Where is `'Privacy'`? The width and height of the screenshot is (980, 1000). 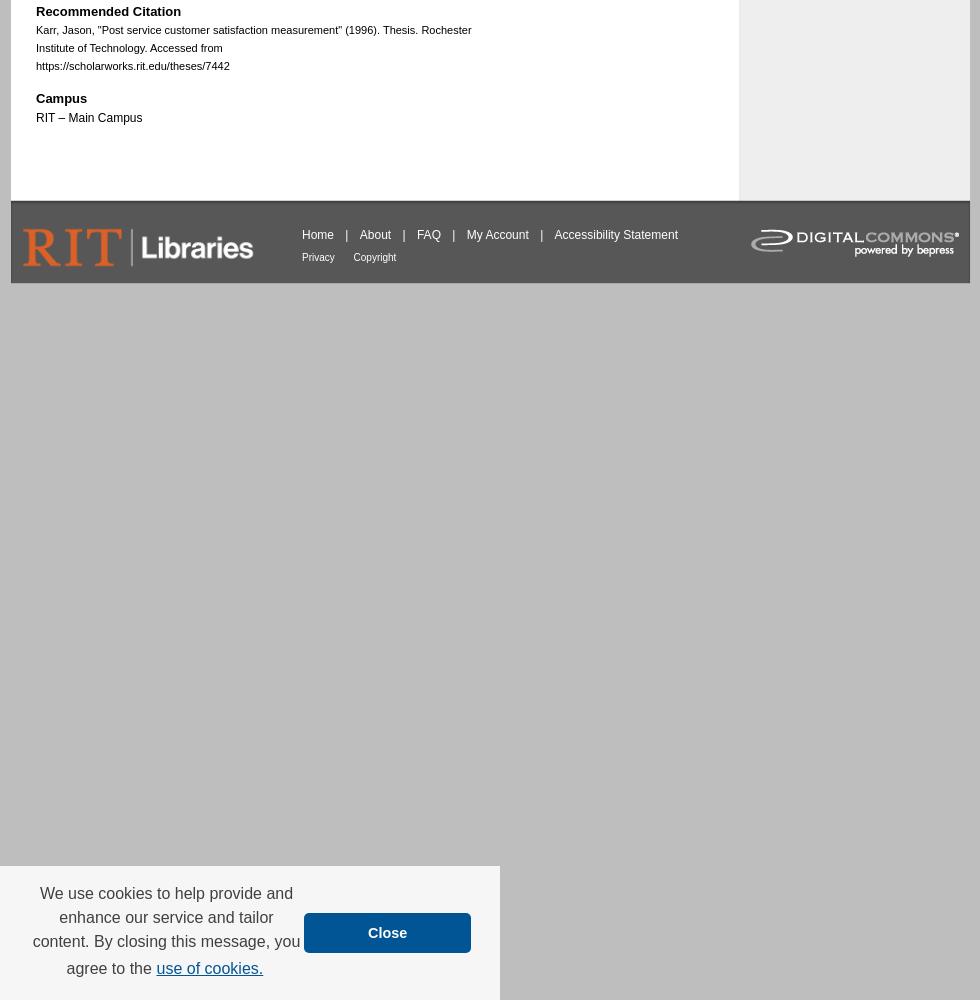 'Privacy' is located at coordinates (319, 256).